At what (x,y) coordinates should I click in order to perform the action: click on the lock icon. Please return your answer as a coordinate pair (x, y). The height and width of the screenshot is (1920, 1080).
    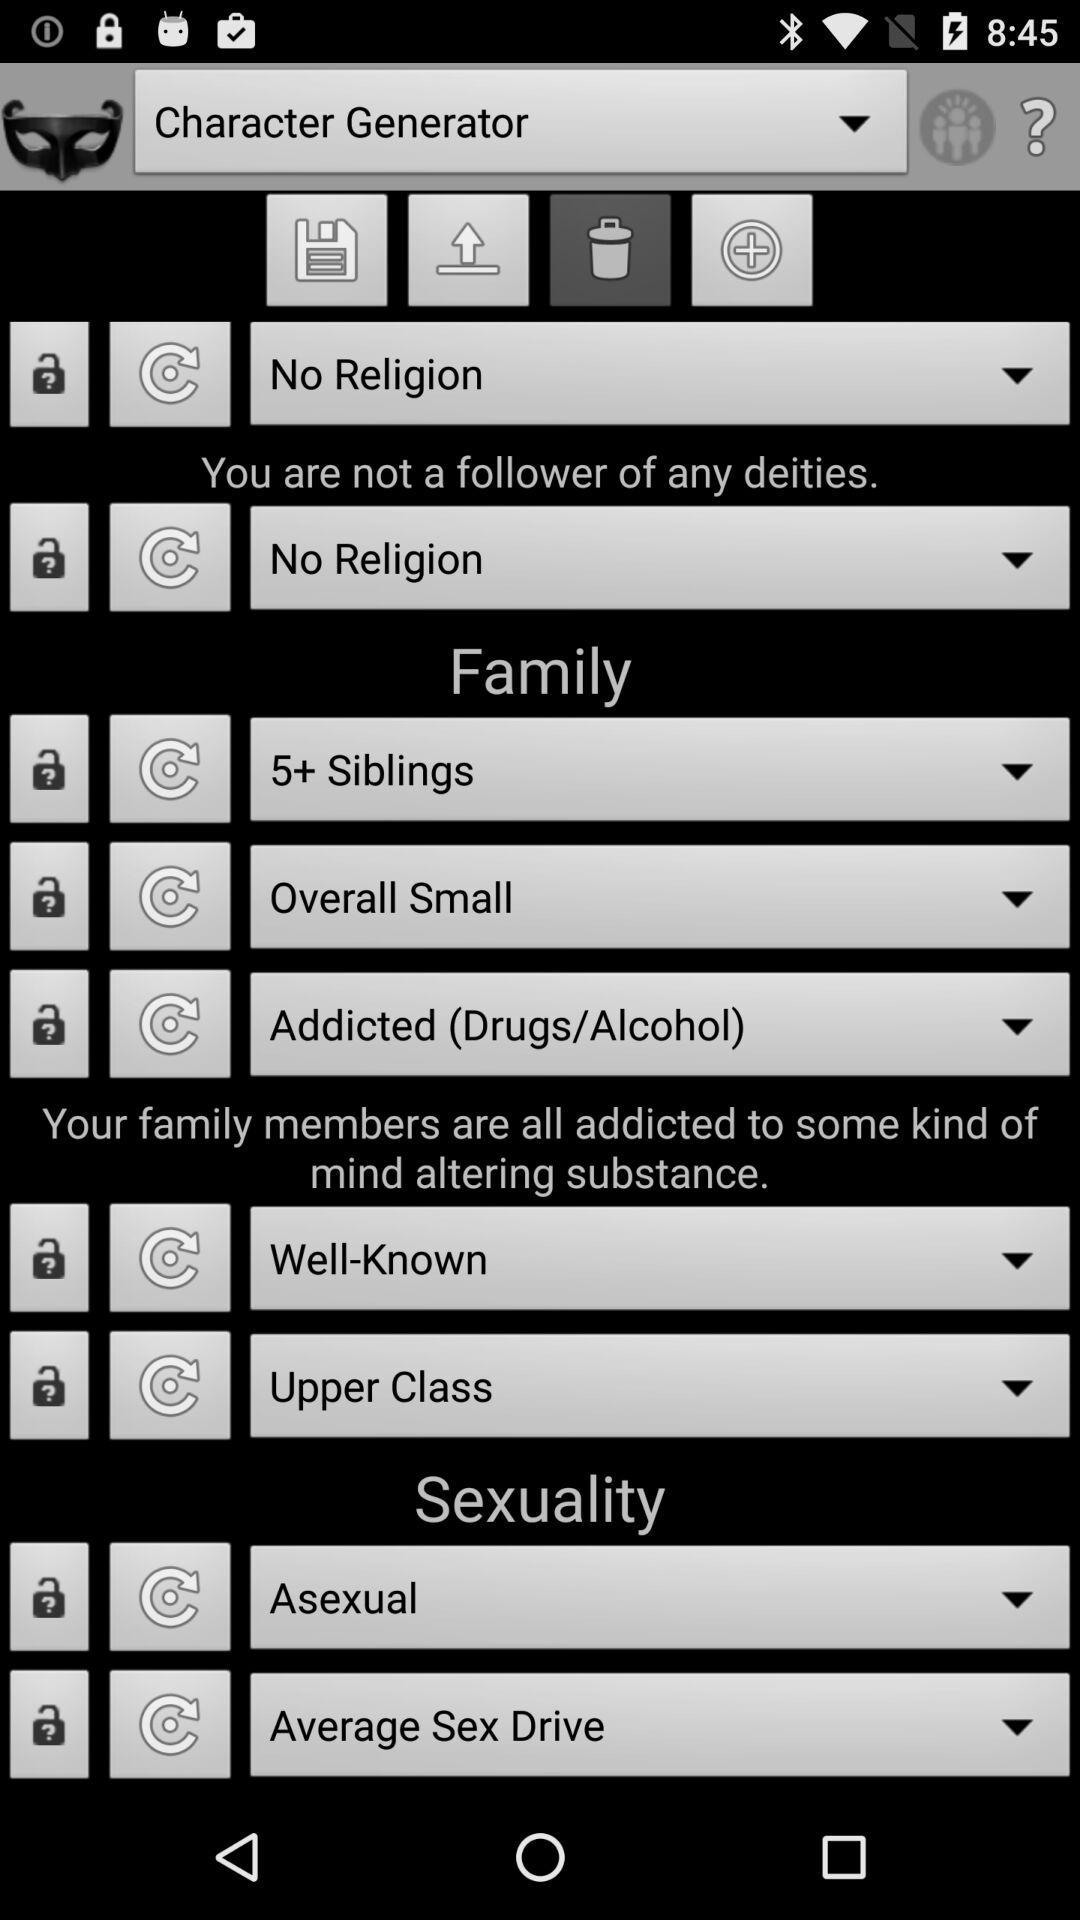
    Looking at the image, I should click on (48, 601).